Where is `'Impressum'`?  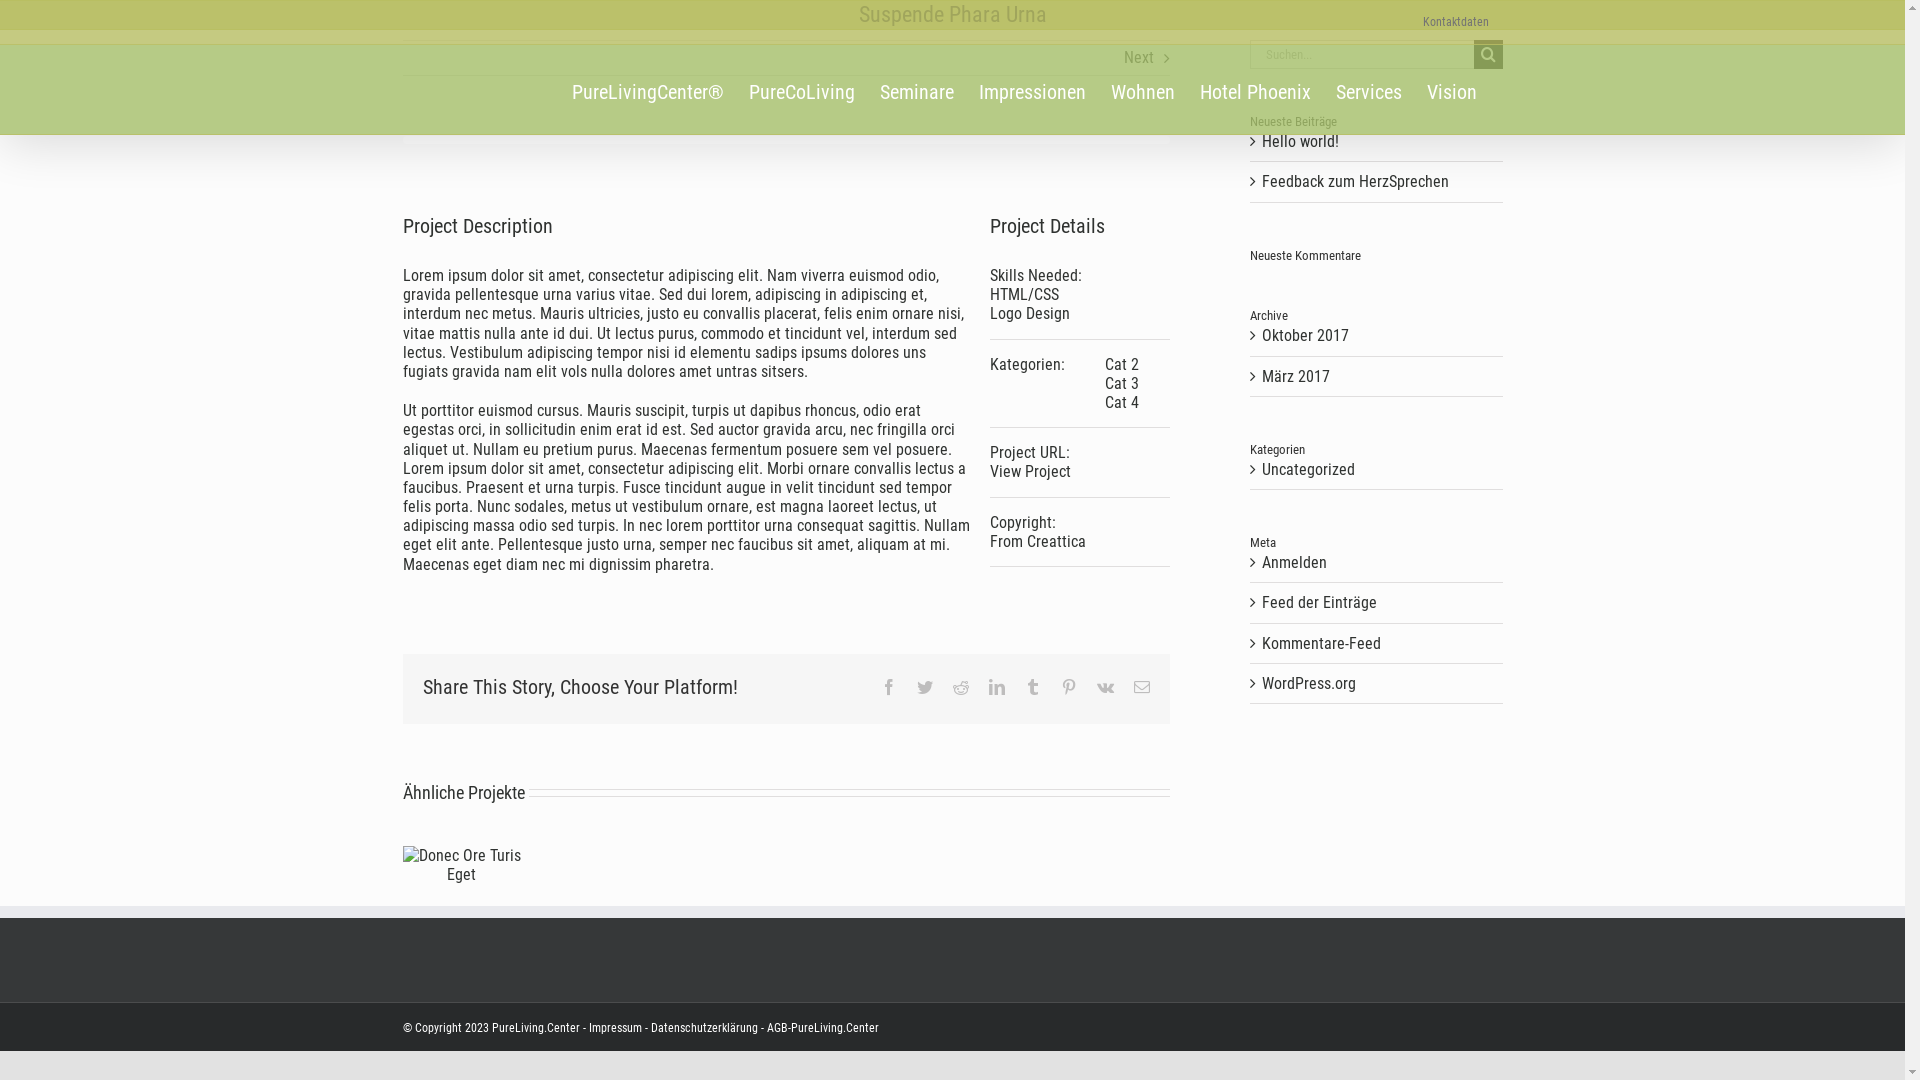 'Impressum' is located at coordinates (613, 1028).